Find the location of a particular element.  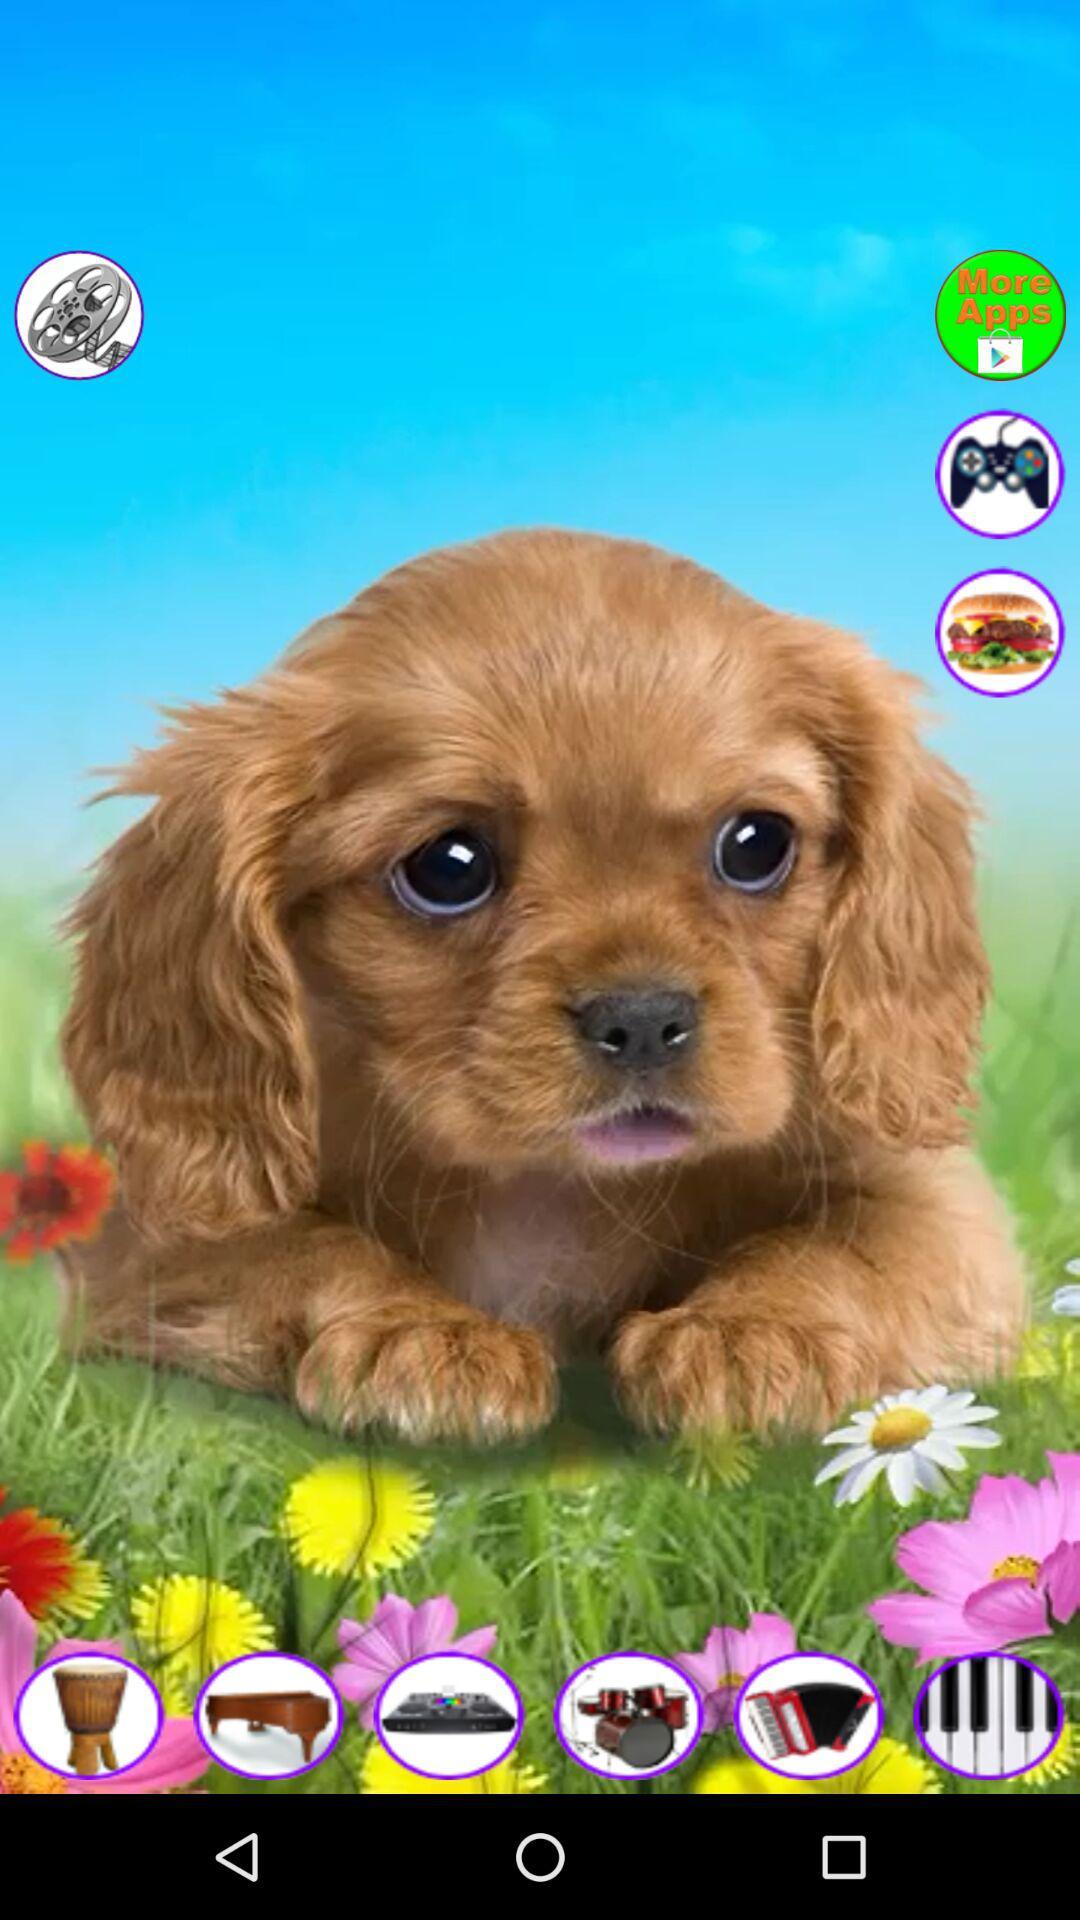

music is located at coordinates (990, 1713).